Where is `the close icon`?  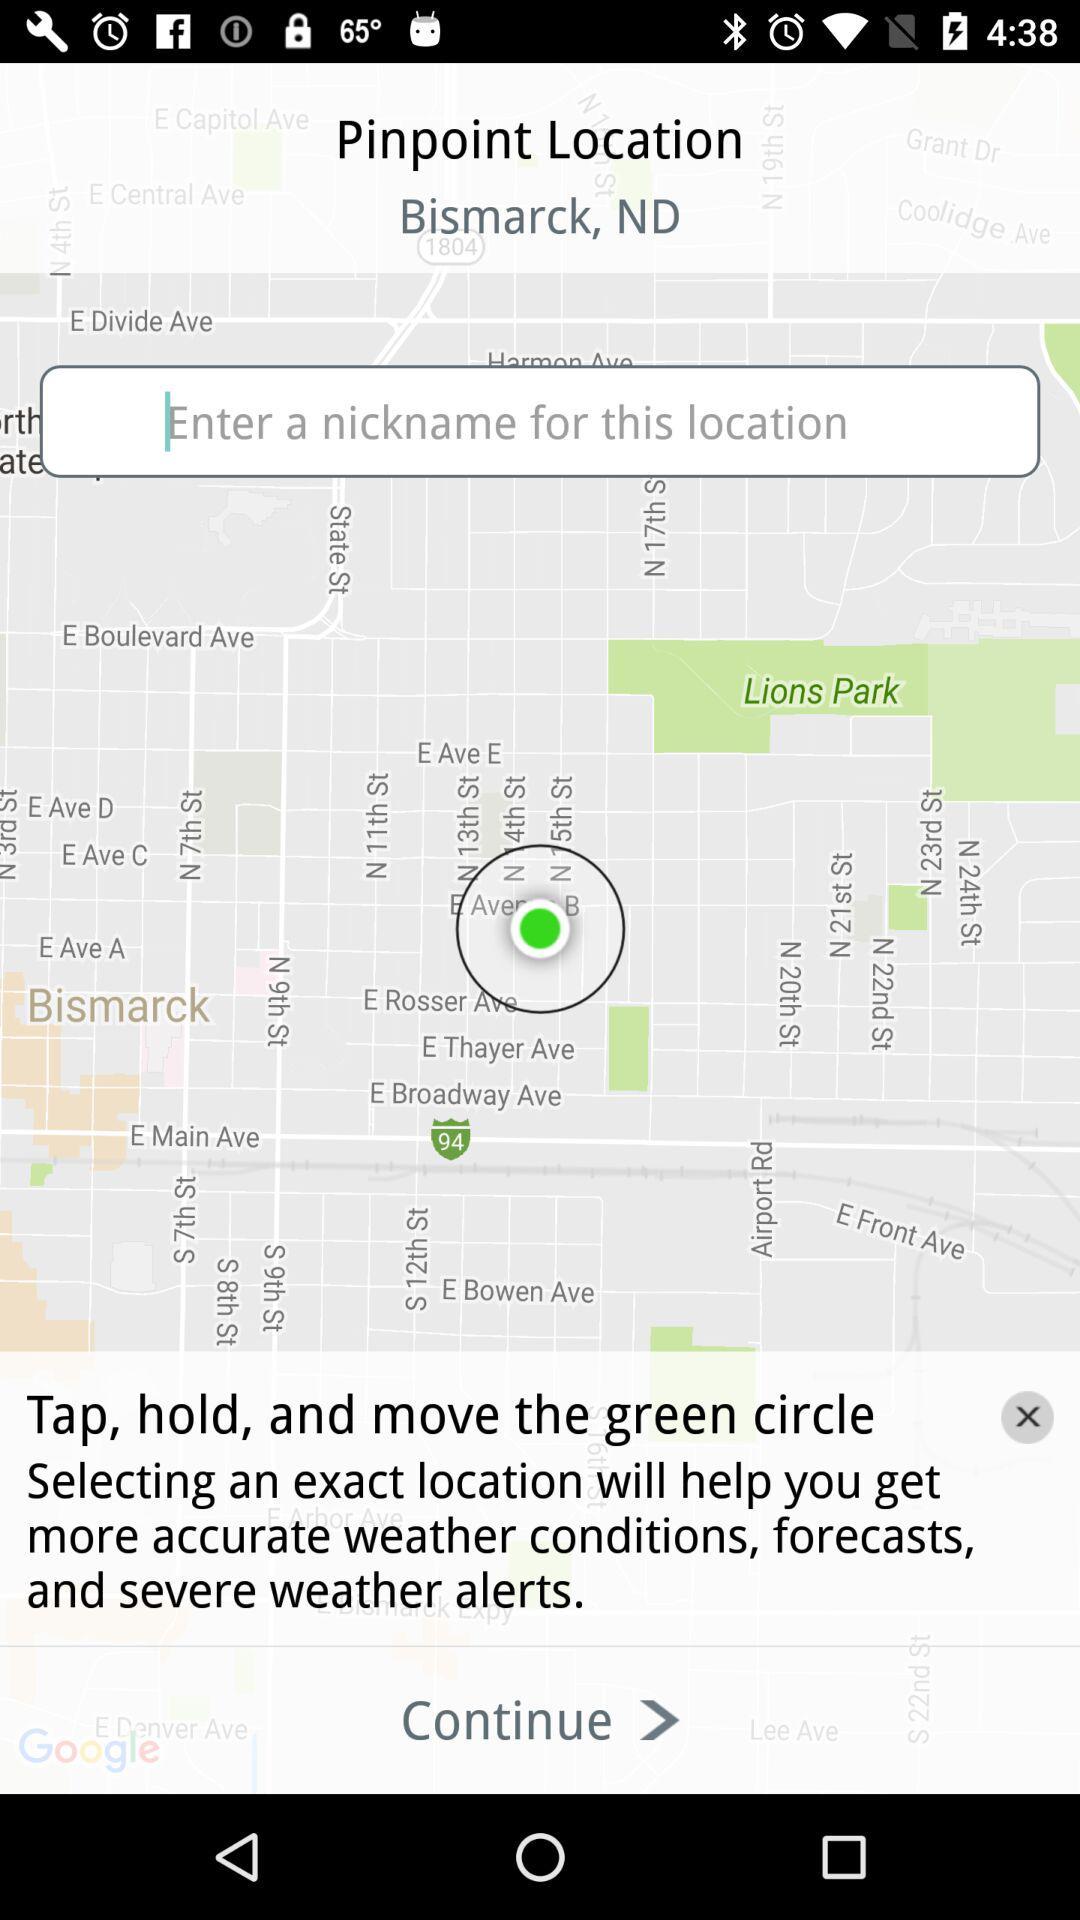 the close icon is located at coordinates (1027, 1416).